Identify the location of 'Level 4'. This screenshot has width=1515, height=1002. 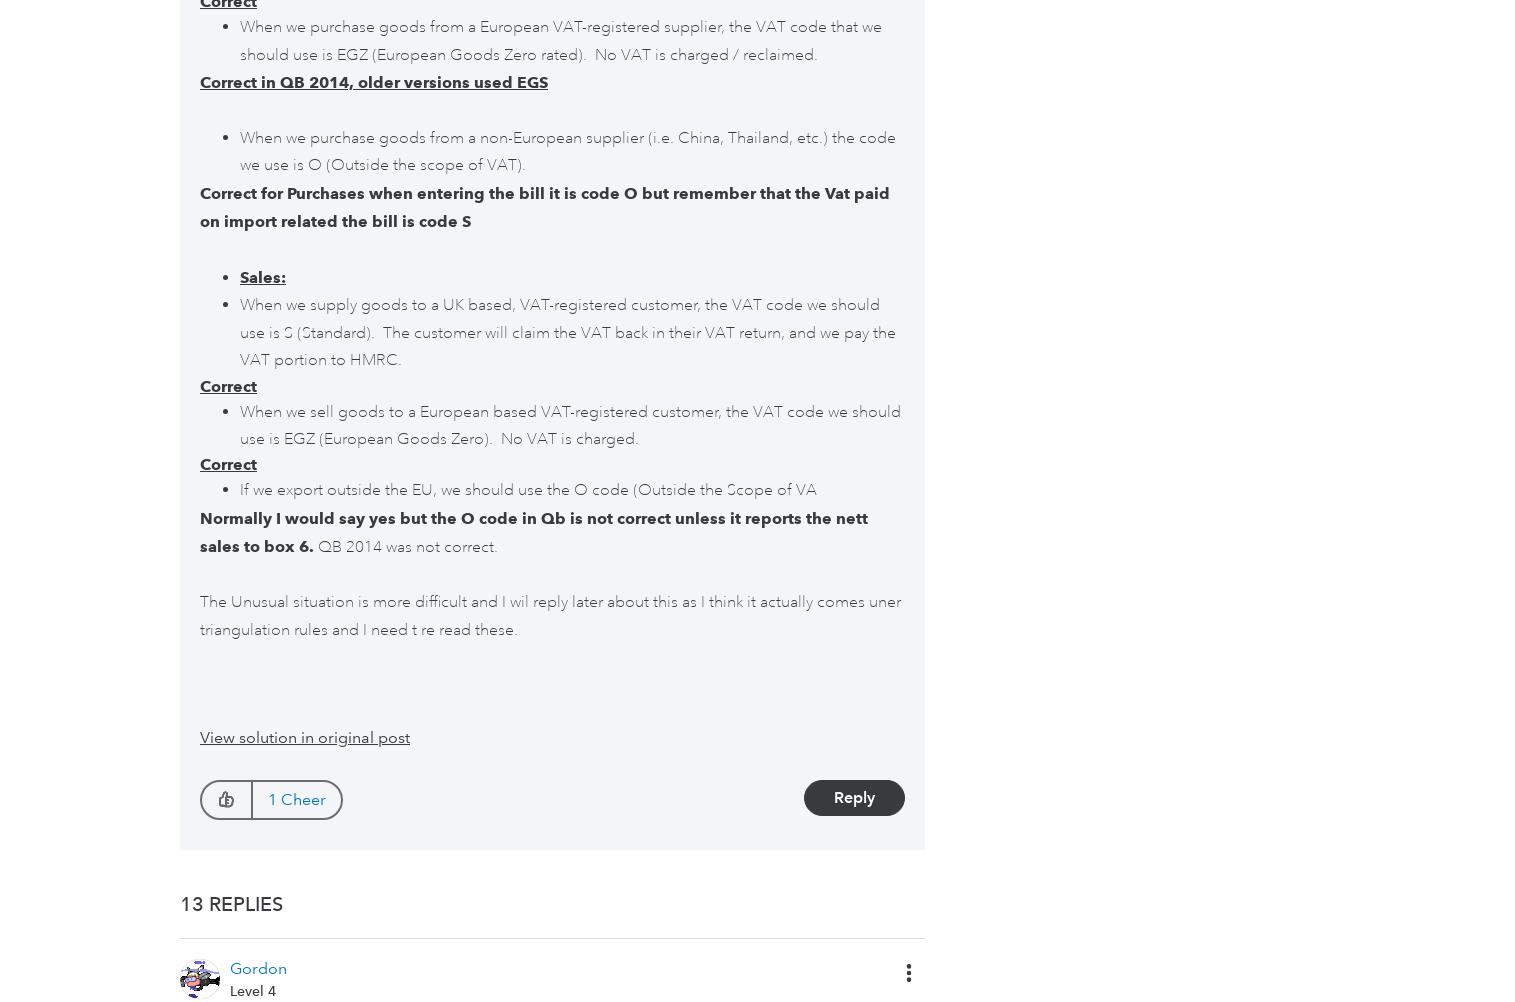
(252, 988).